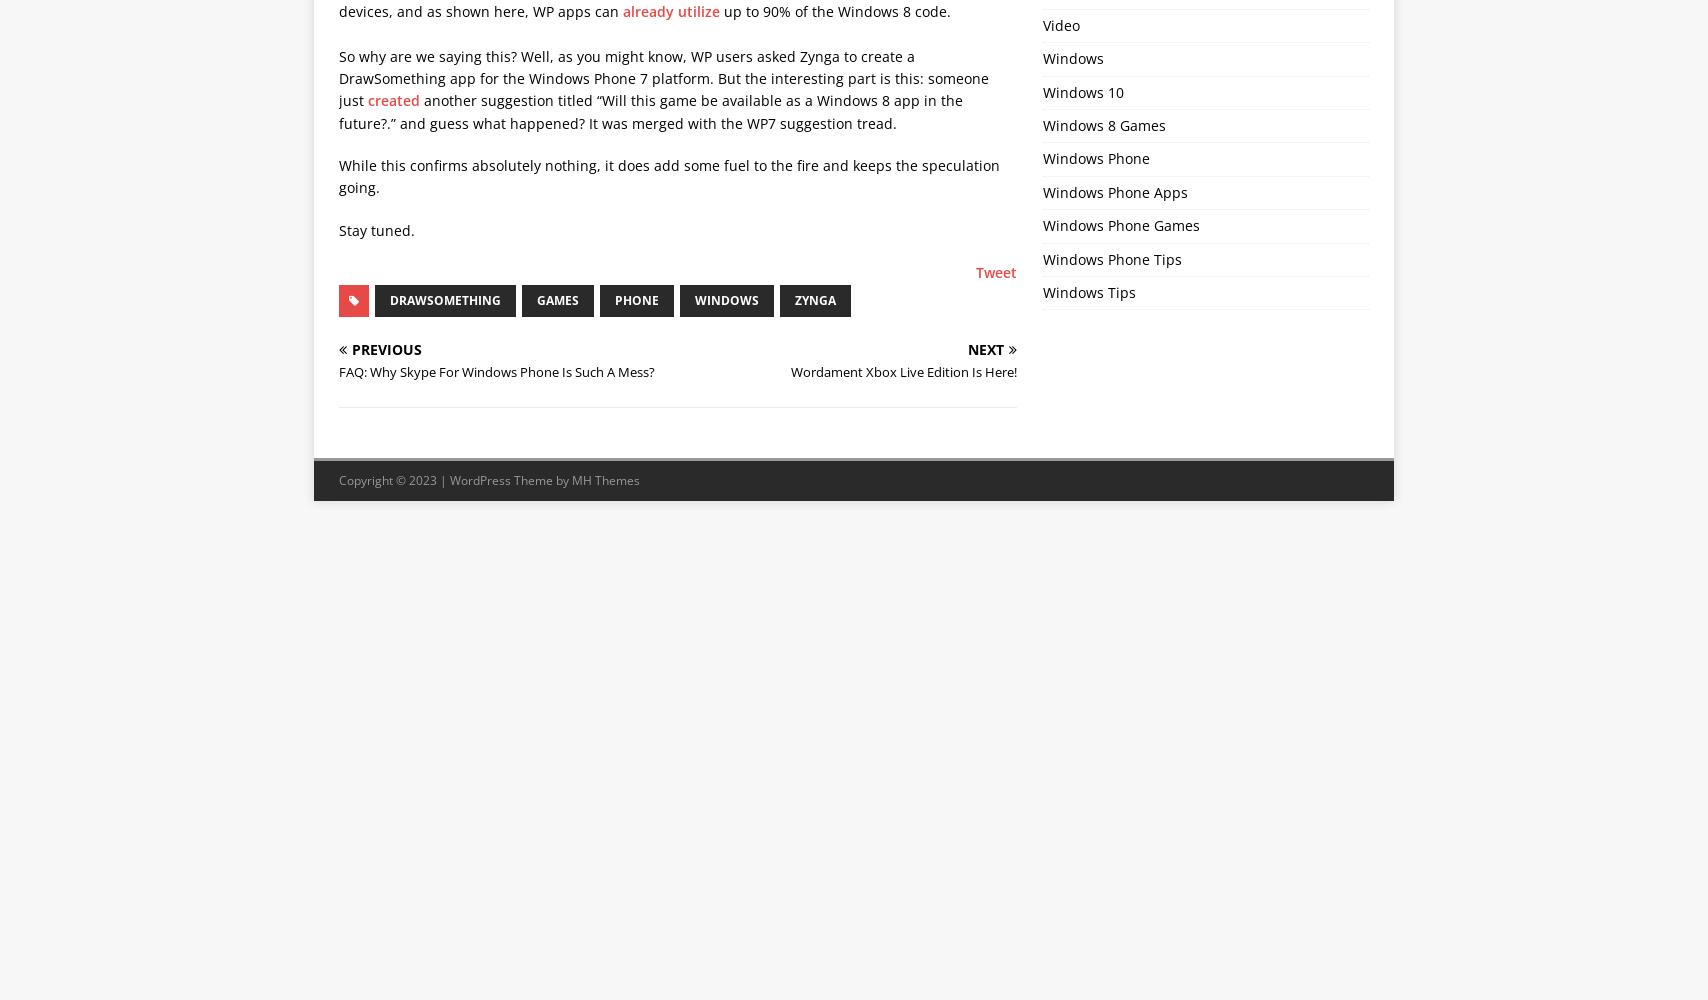  I want to click on 'Wordament Xbox Live Edition Is Here!', so click(904, 370).